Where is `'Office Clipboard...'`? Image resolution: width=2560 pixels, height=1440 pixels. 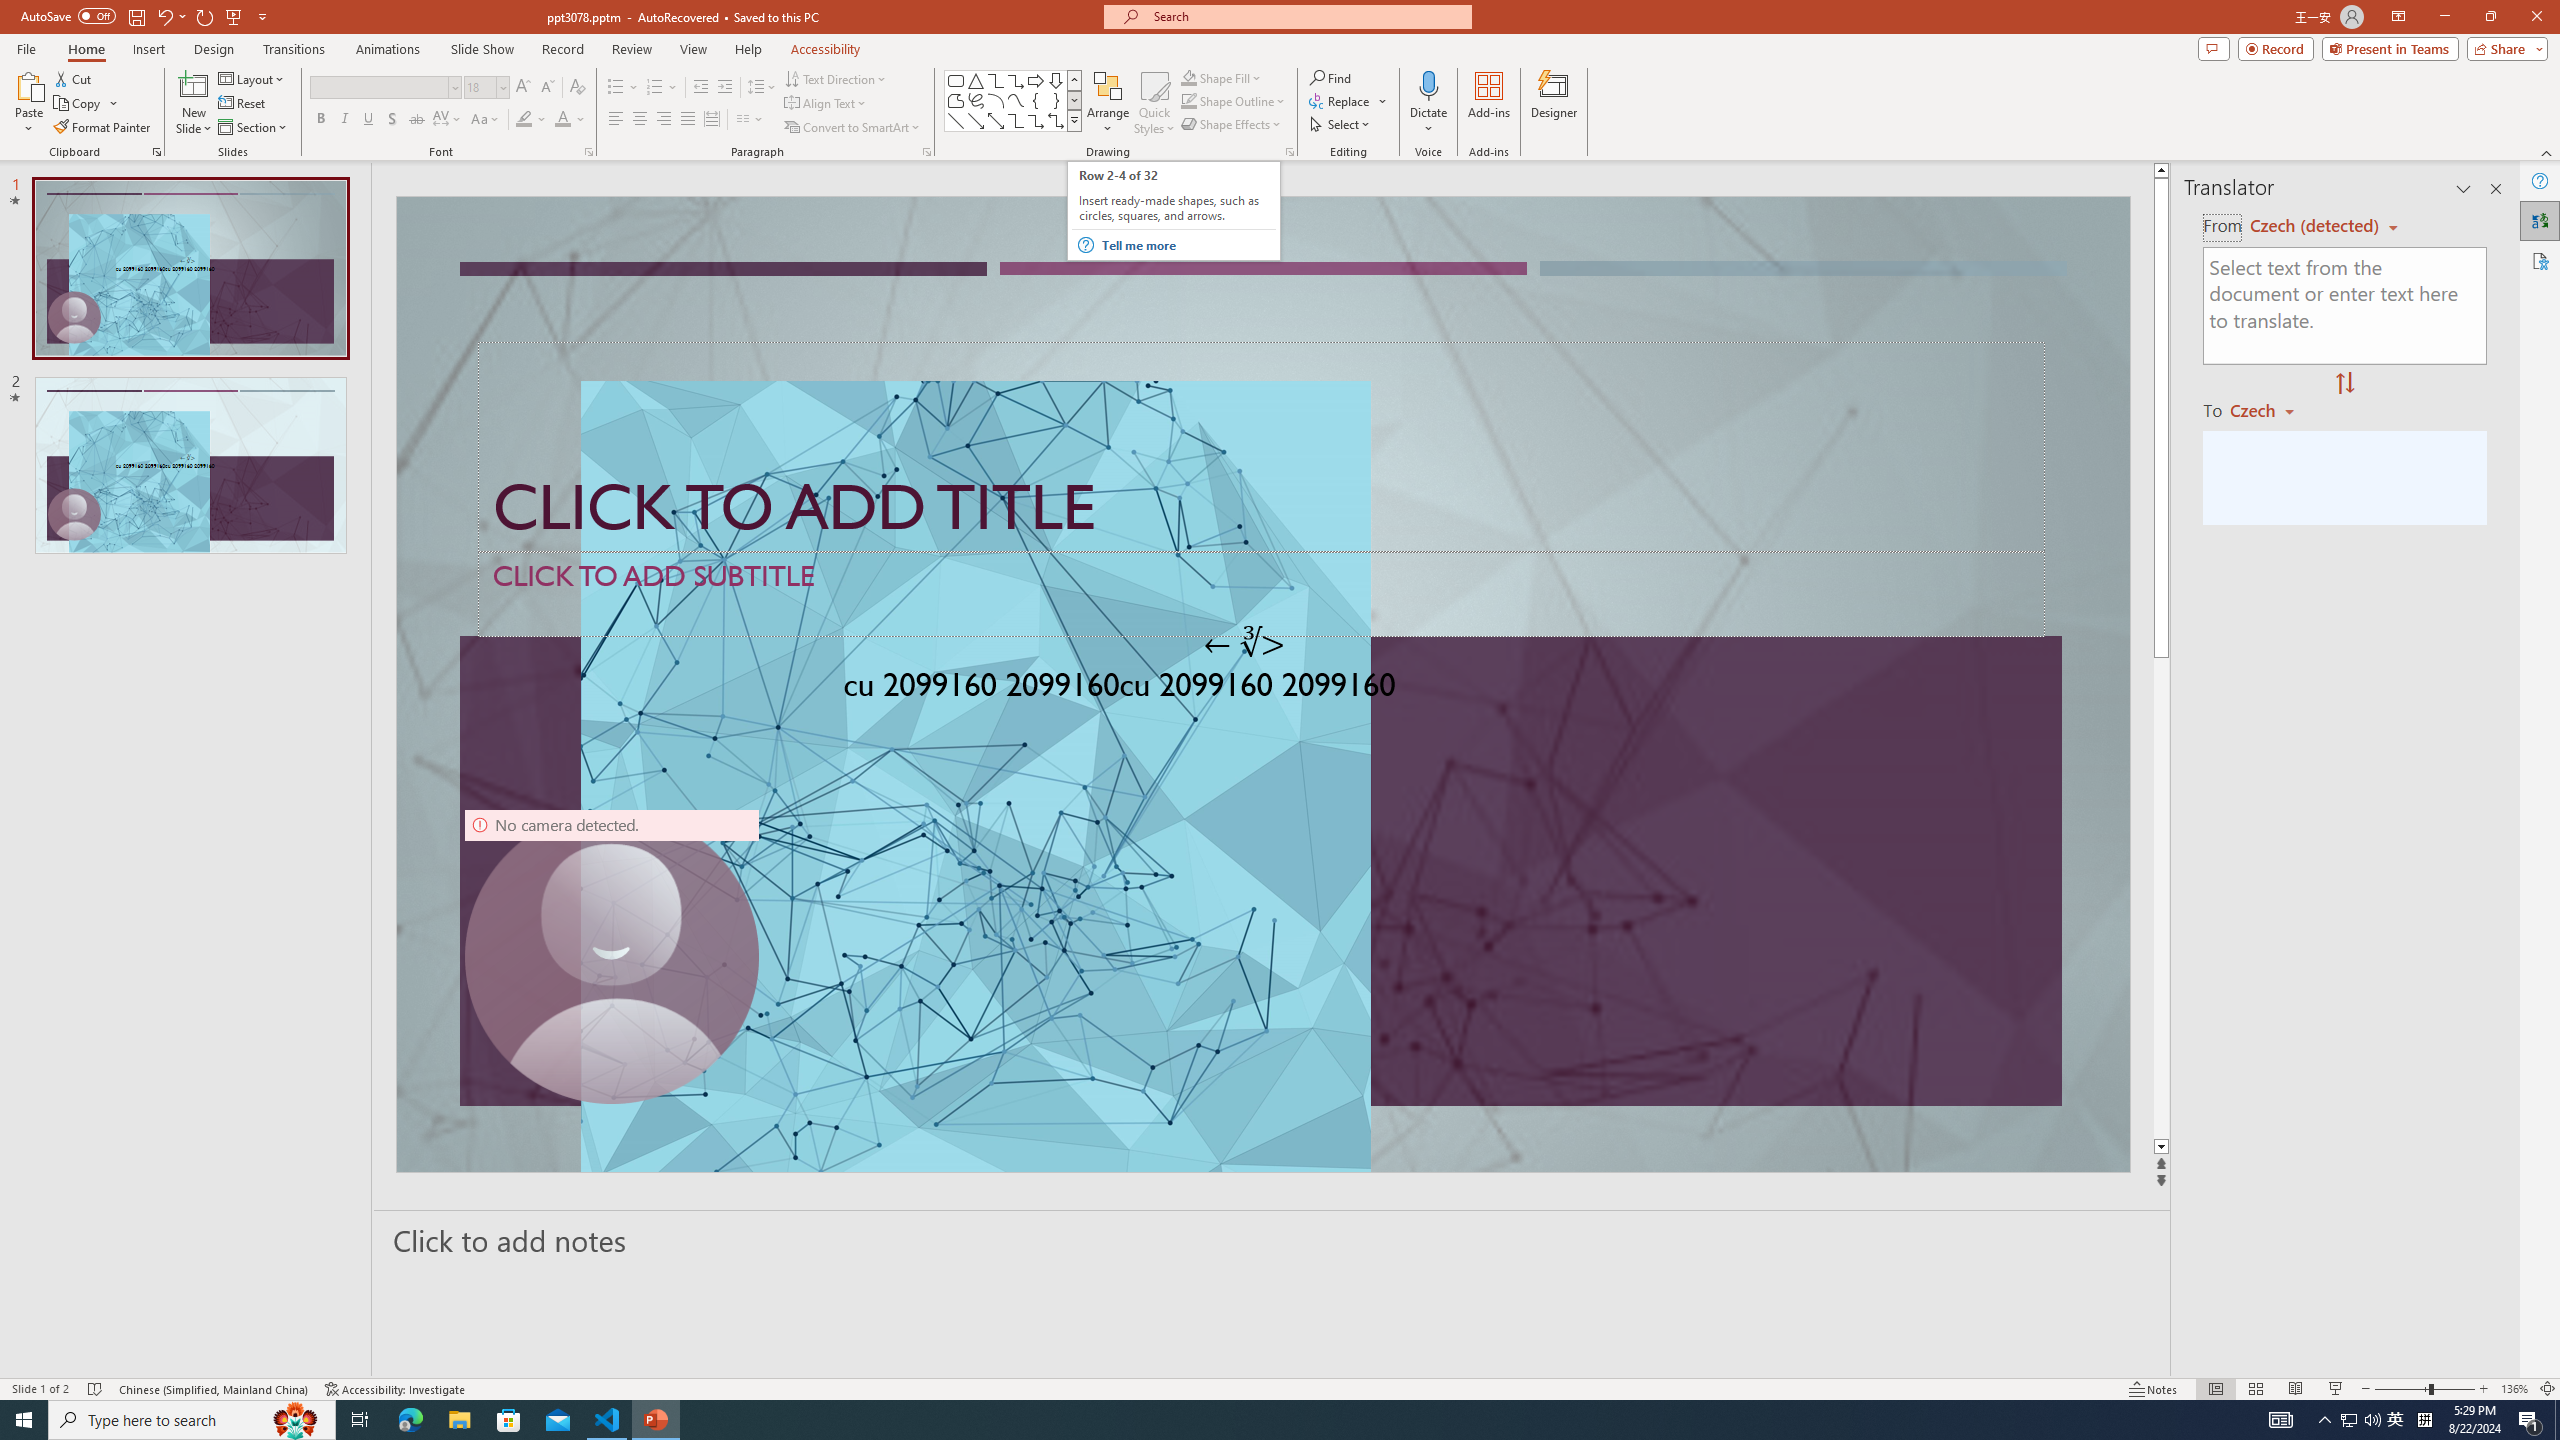 'Office Clipboard...' is located at coordinates (155, 150).